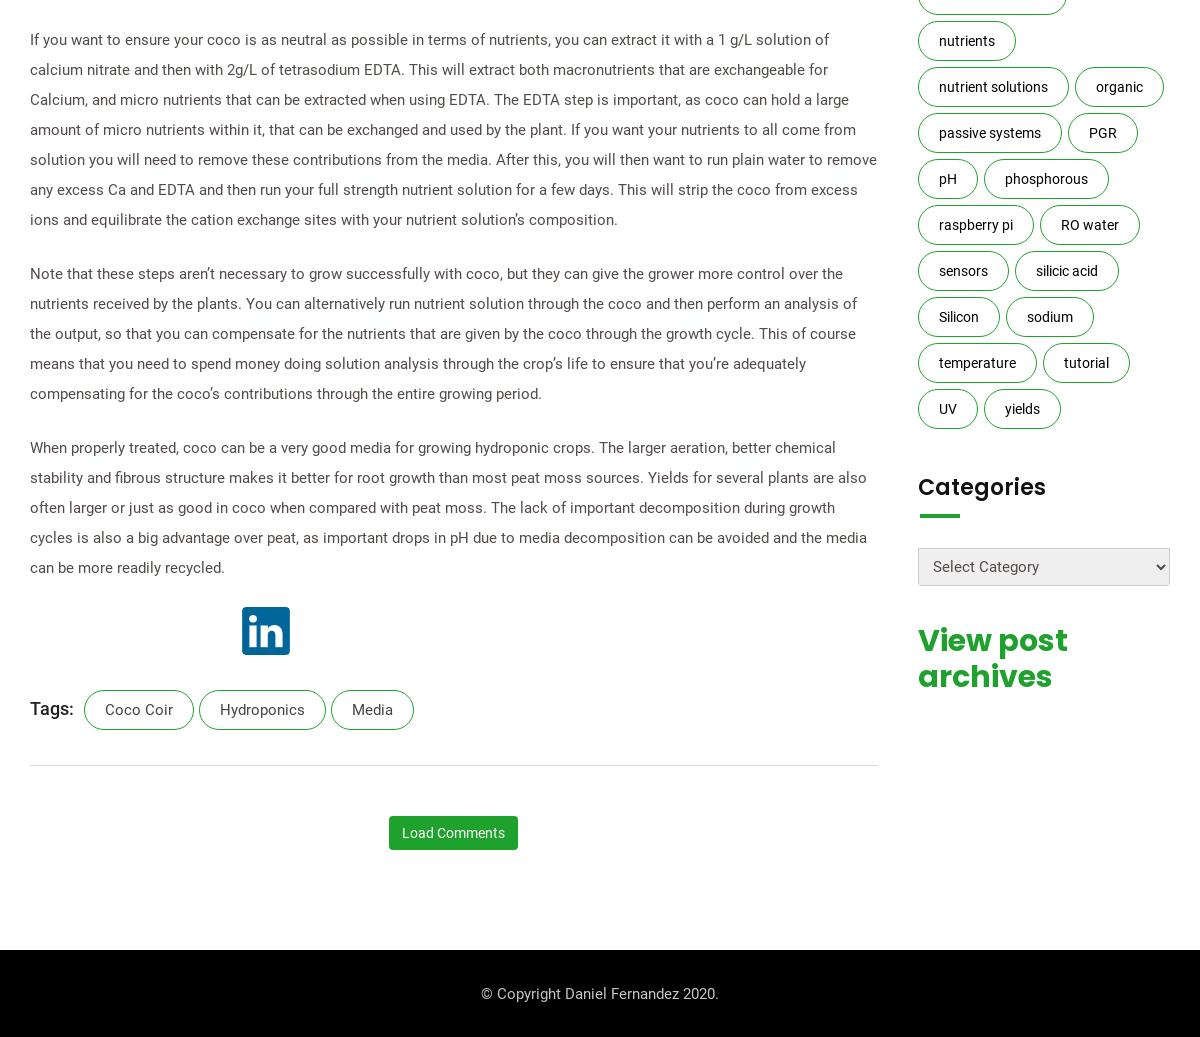 The height and width of the screenshot is (1037, 1200). What do you see at coordinates (1084, 361) in the screenshot?
I see `'tutorial'` at bounding box center [1084, 361].